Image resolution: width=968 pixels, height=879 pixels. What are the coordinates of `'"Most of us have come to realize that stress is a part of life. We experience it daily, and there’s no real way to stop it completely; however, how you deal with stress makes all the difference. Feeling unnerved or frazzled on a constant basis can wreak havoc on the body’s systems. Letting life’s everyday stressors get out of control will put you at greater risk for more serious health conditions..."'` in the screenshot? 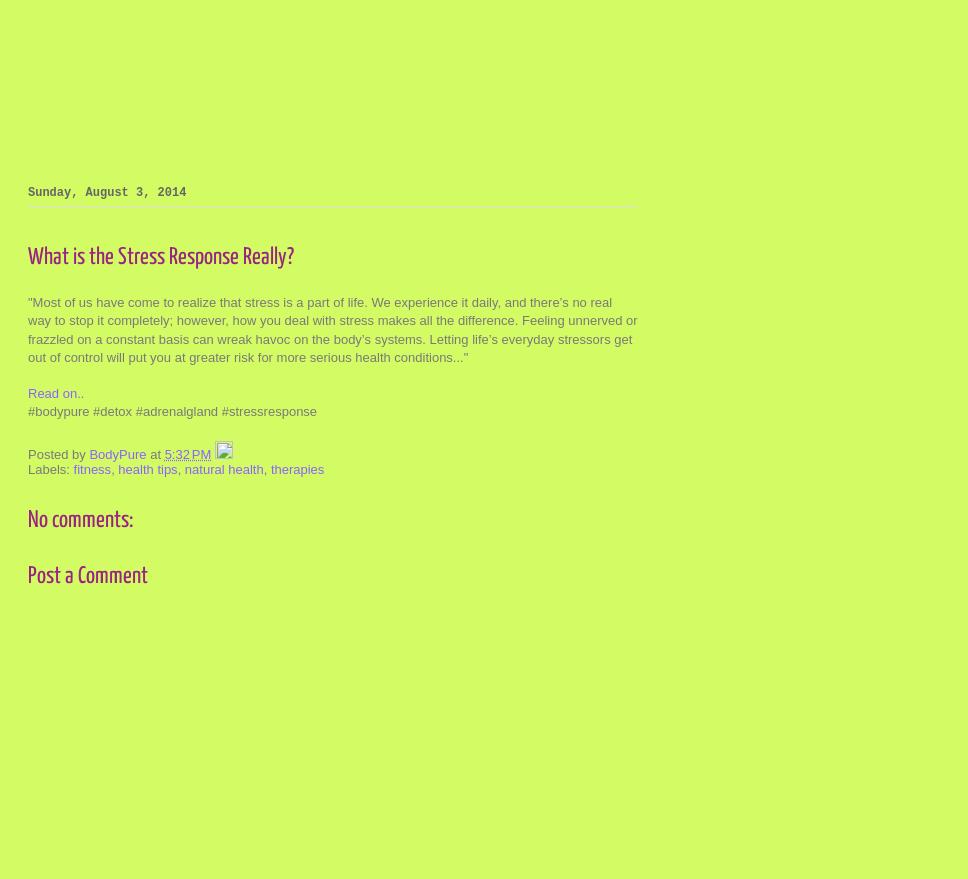 It's located at (332, 328).